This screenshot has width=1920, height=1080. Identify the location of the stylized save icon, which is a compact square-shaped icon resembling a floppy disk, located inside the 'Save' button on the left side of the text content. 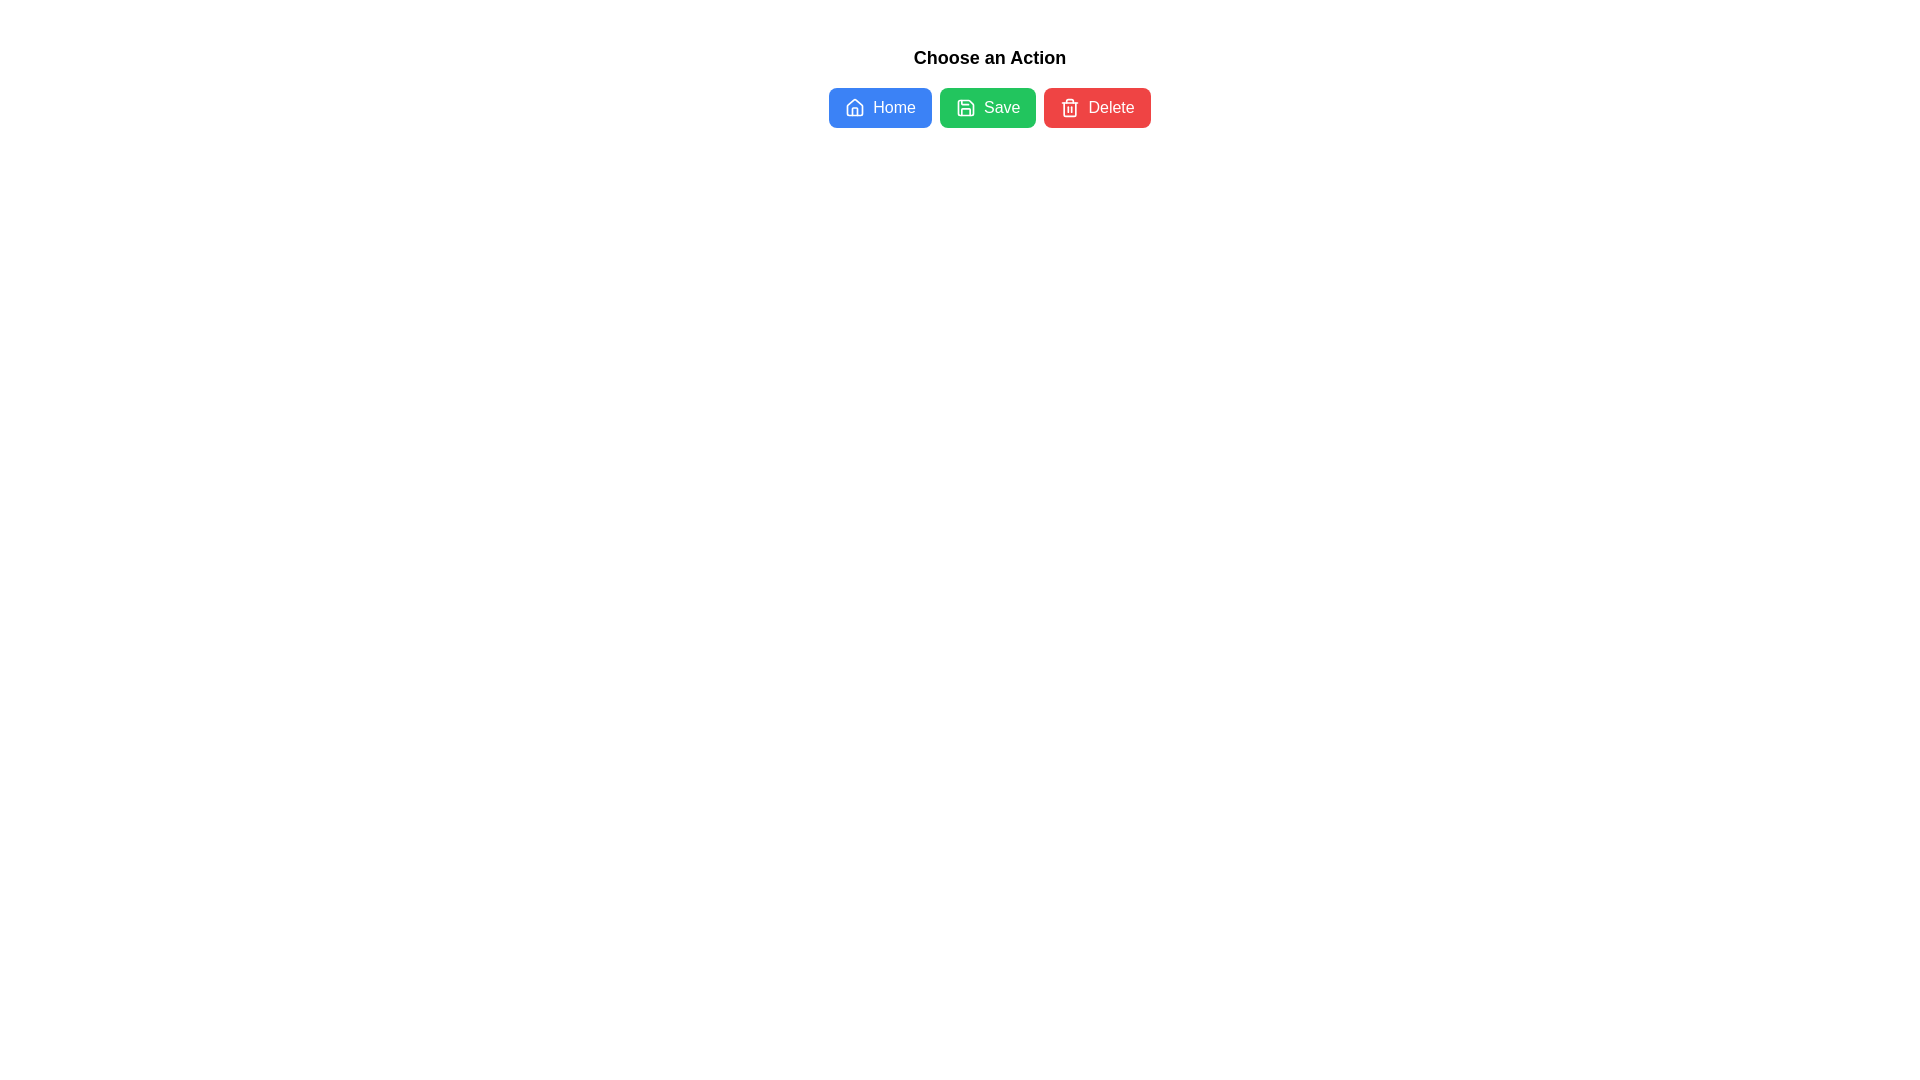
(965, 108).